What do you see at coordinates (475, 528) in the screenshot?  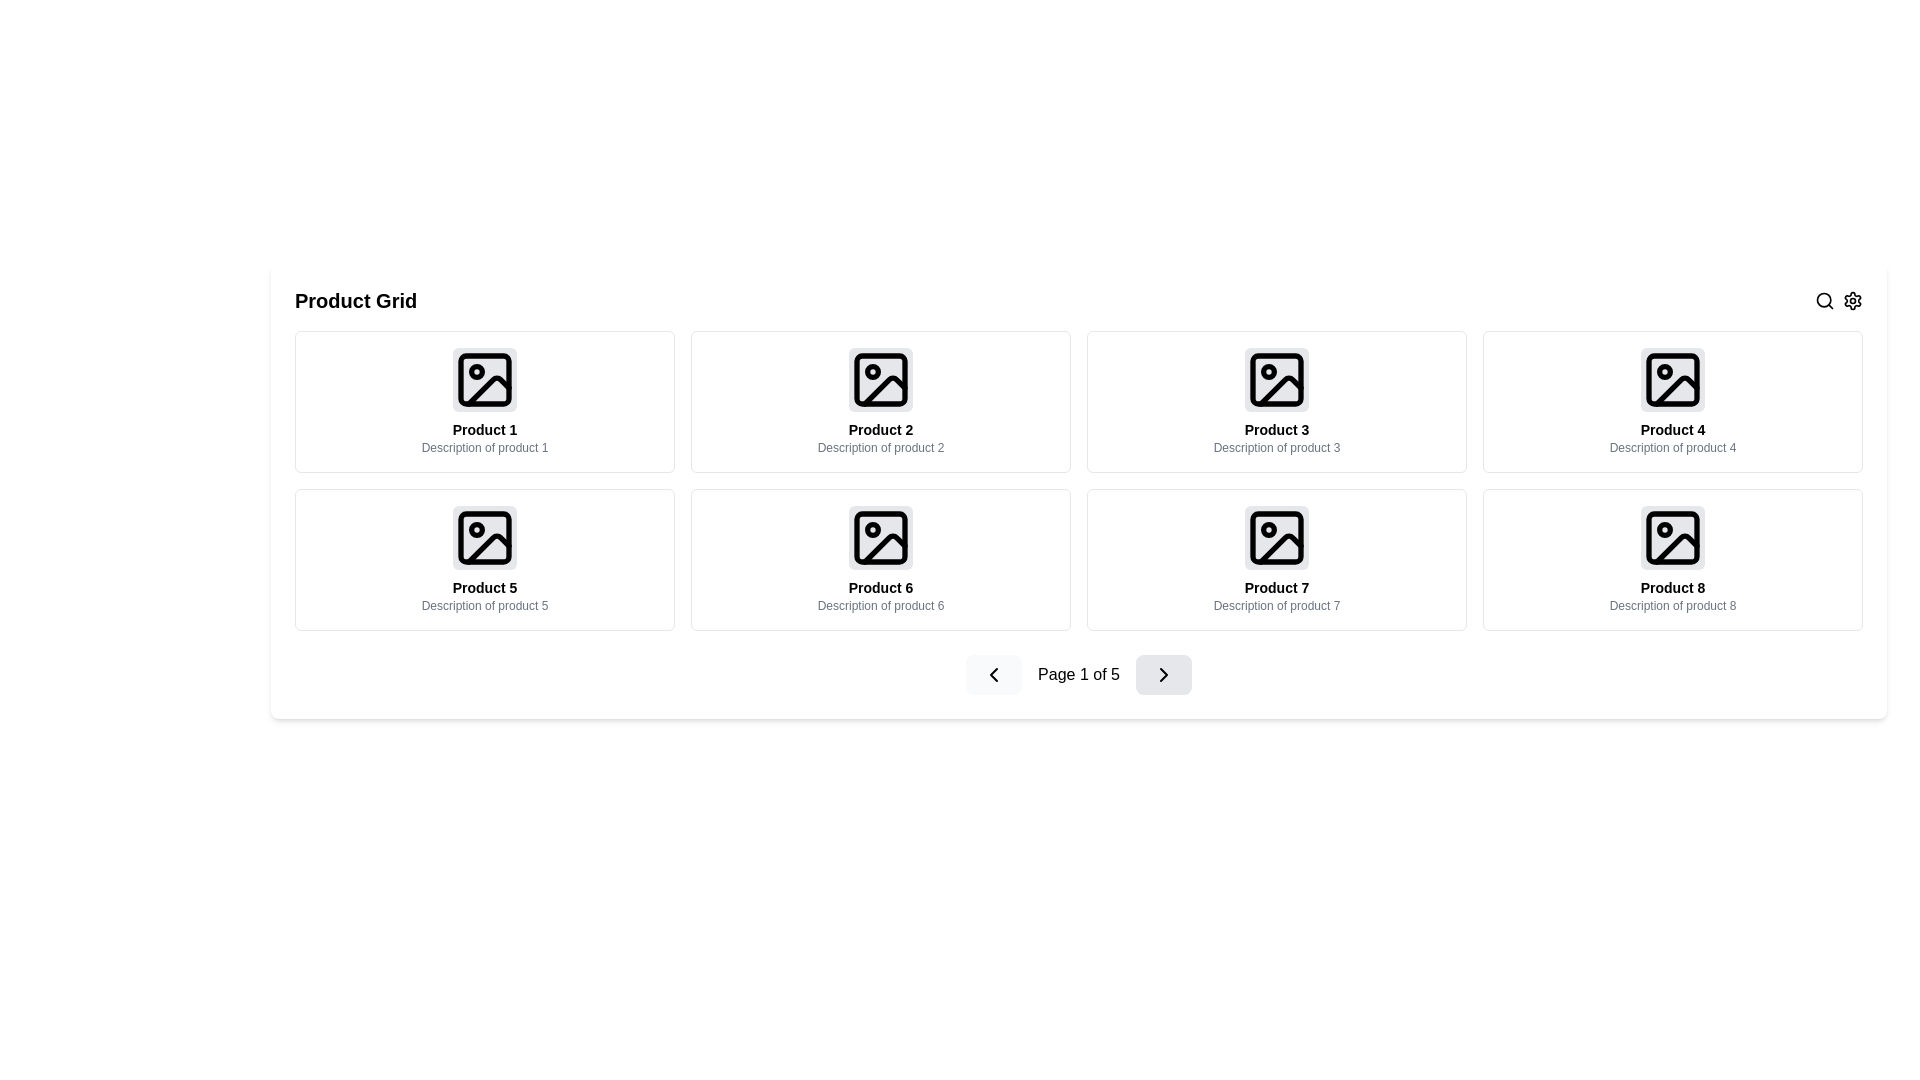 I see `the small circular graphical dot located near the center-left of the image icon in the product card labeled 'Product 5', which is in the second row and first column of the product grid` at bounding box center [475, 528].